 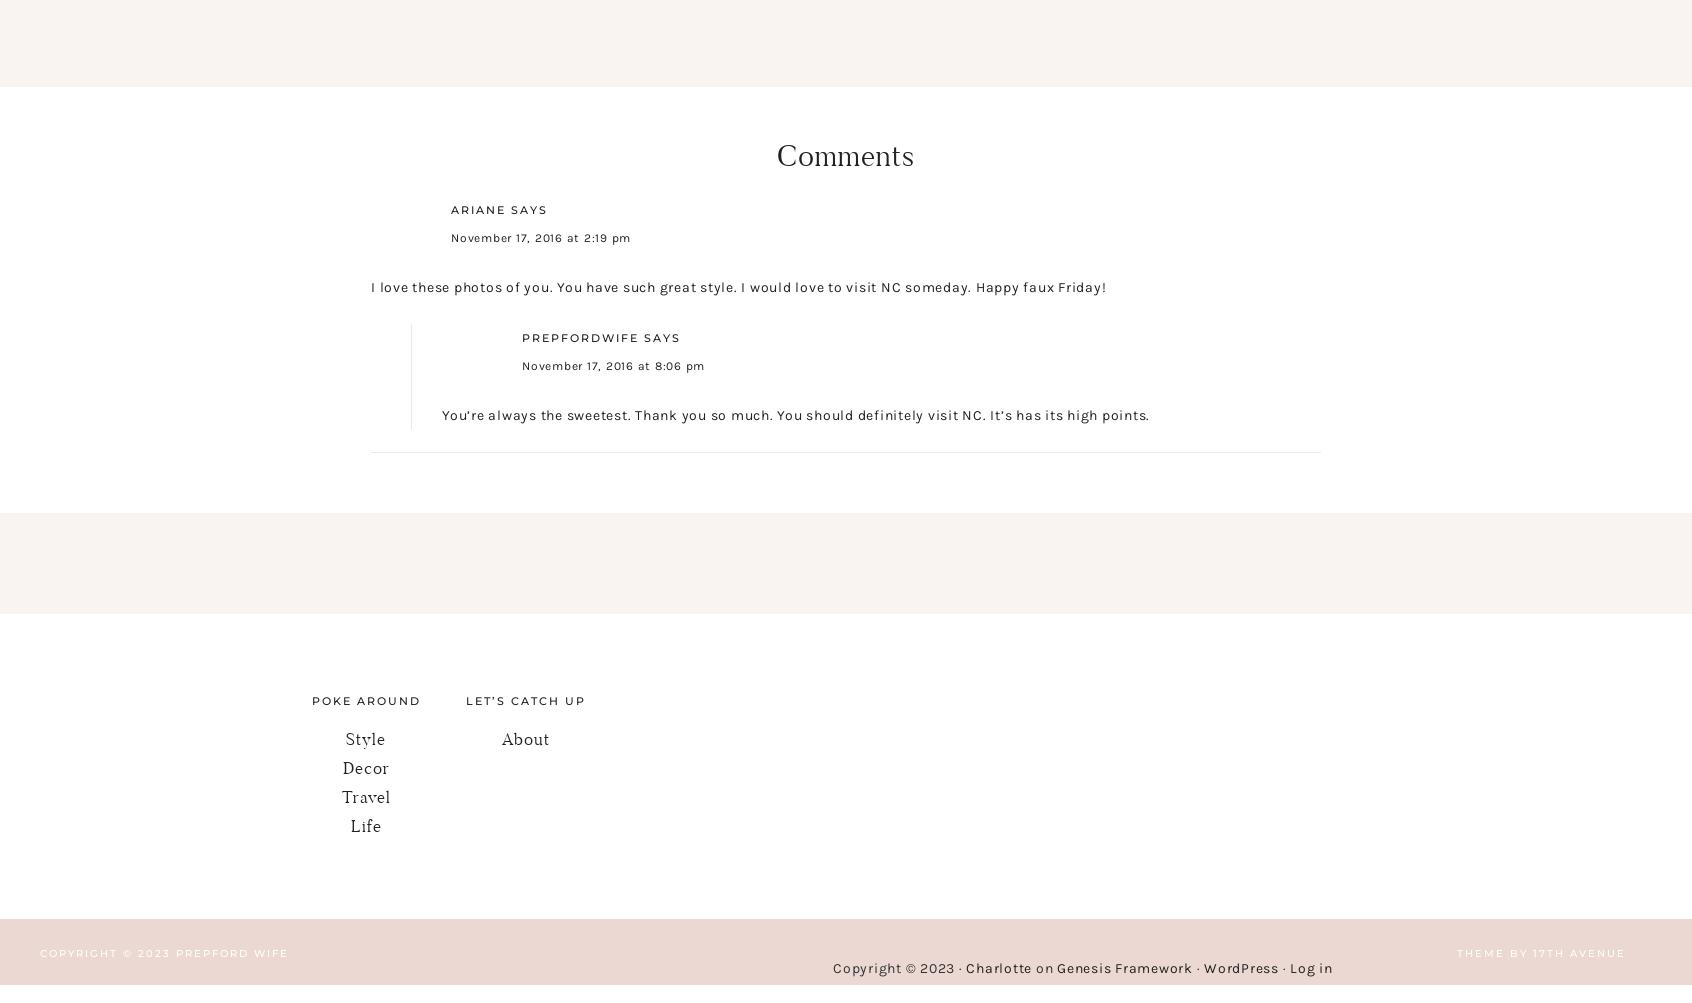 I want to click on 'Log in', so click(x=1309, y=967).